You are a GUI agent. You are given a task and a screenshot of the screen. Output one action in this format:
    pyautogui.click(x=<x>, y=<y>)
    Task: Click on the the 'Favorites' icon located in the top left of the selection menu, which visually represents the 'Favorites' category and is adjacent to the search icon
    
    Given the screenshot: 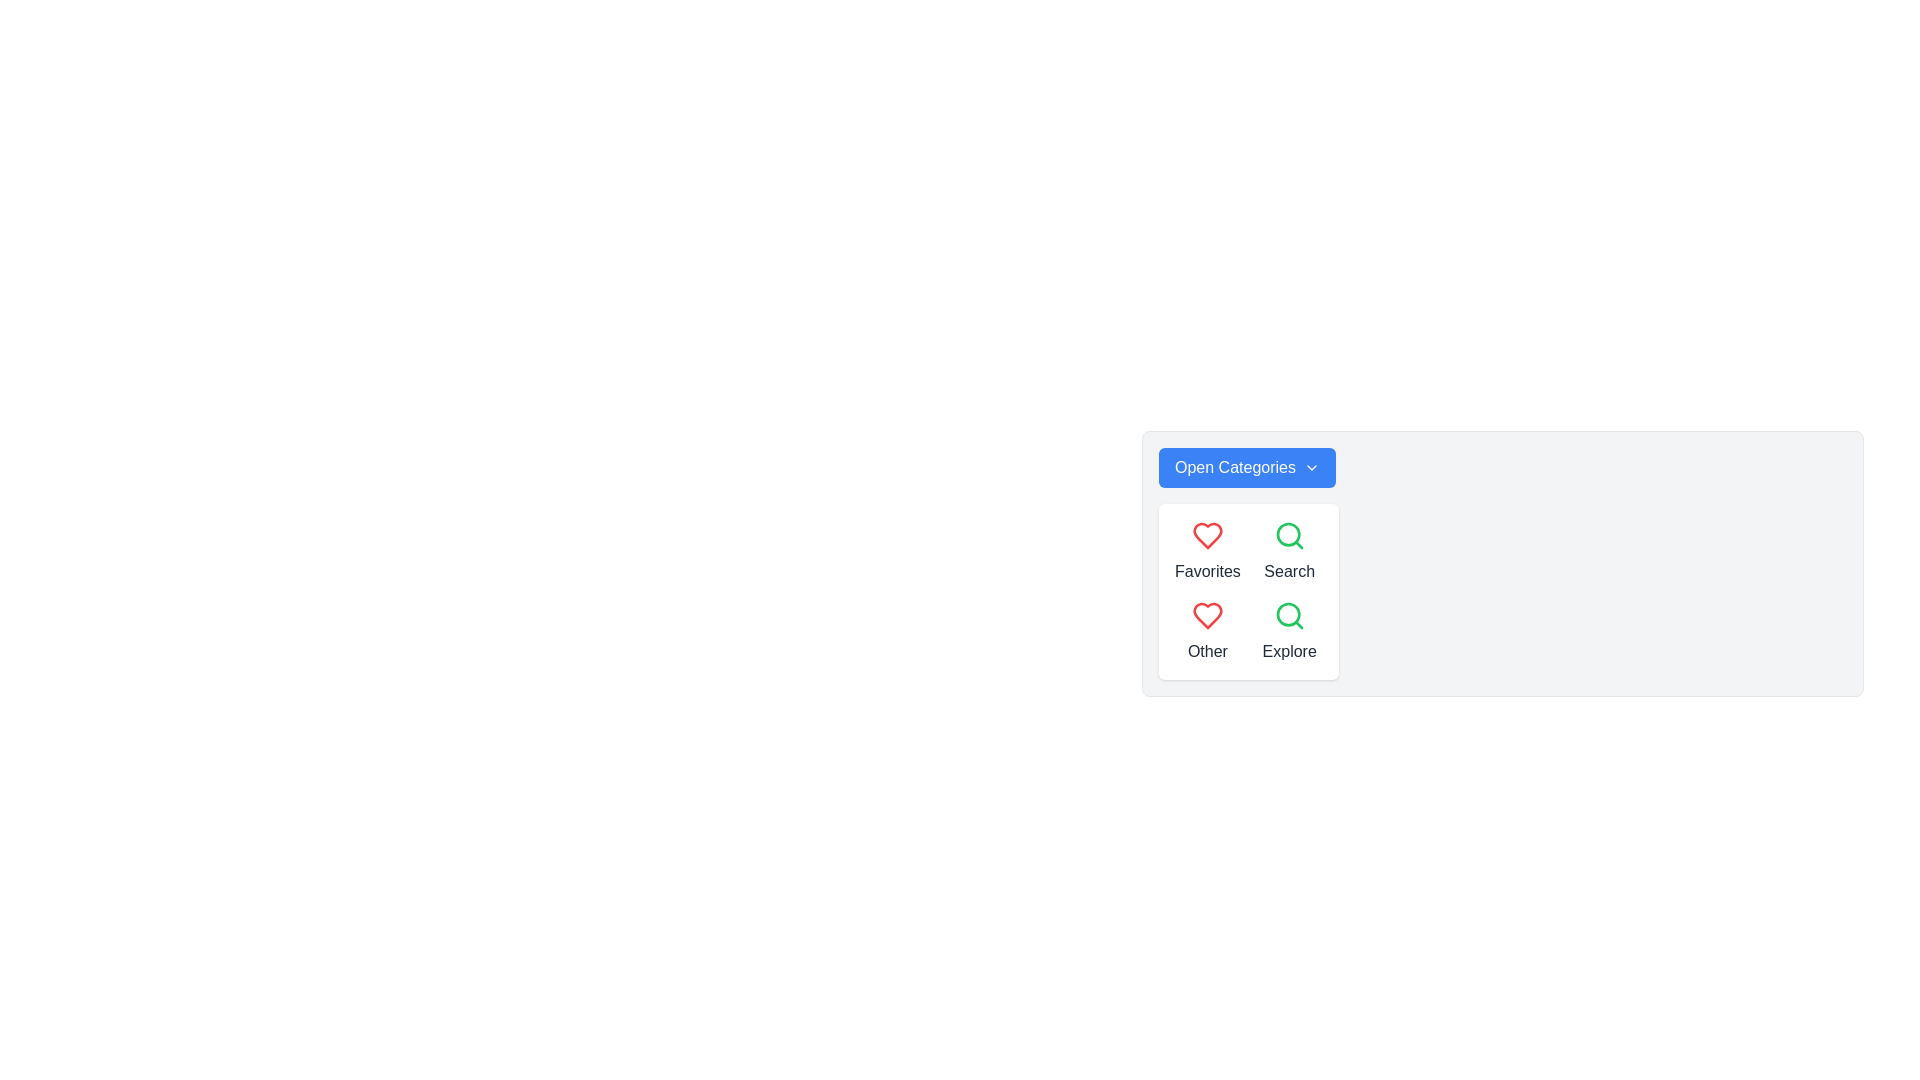 What is the action you would take?
    pyautogui.click(x=1206, y=535)
    